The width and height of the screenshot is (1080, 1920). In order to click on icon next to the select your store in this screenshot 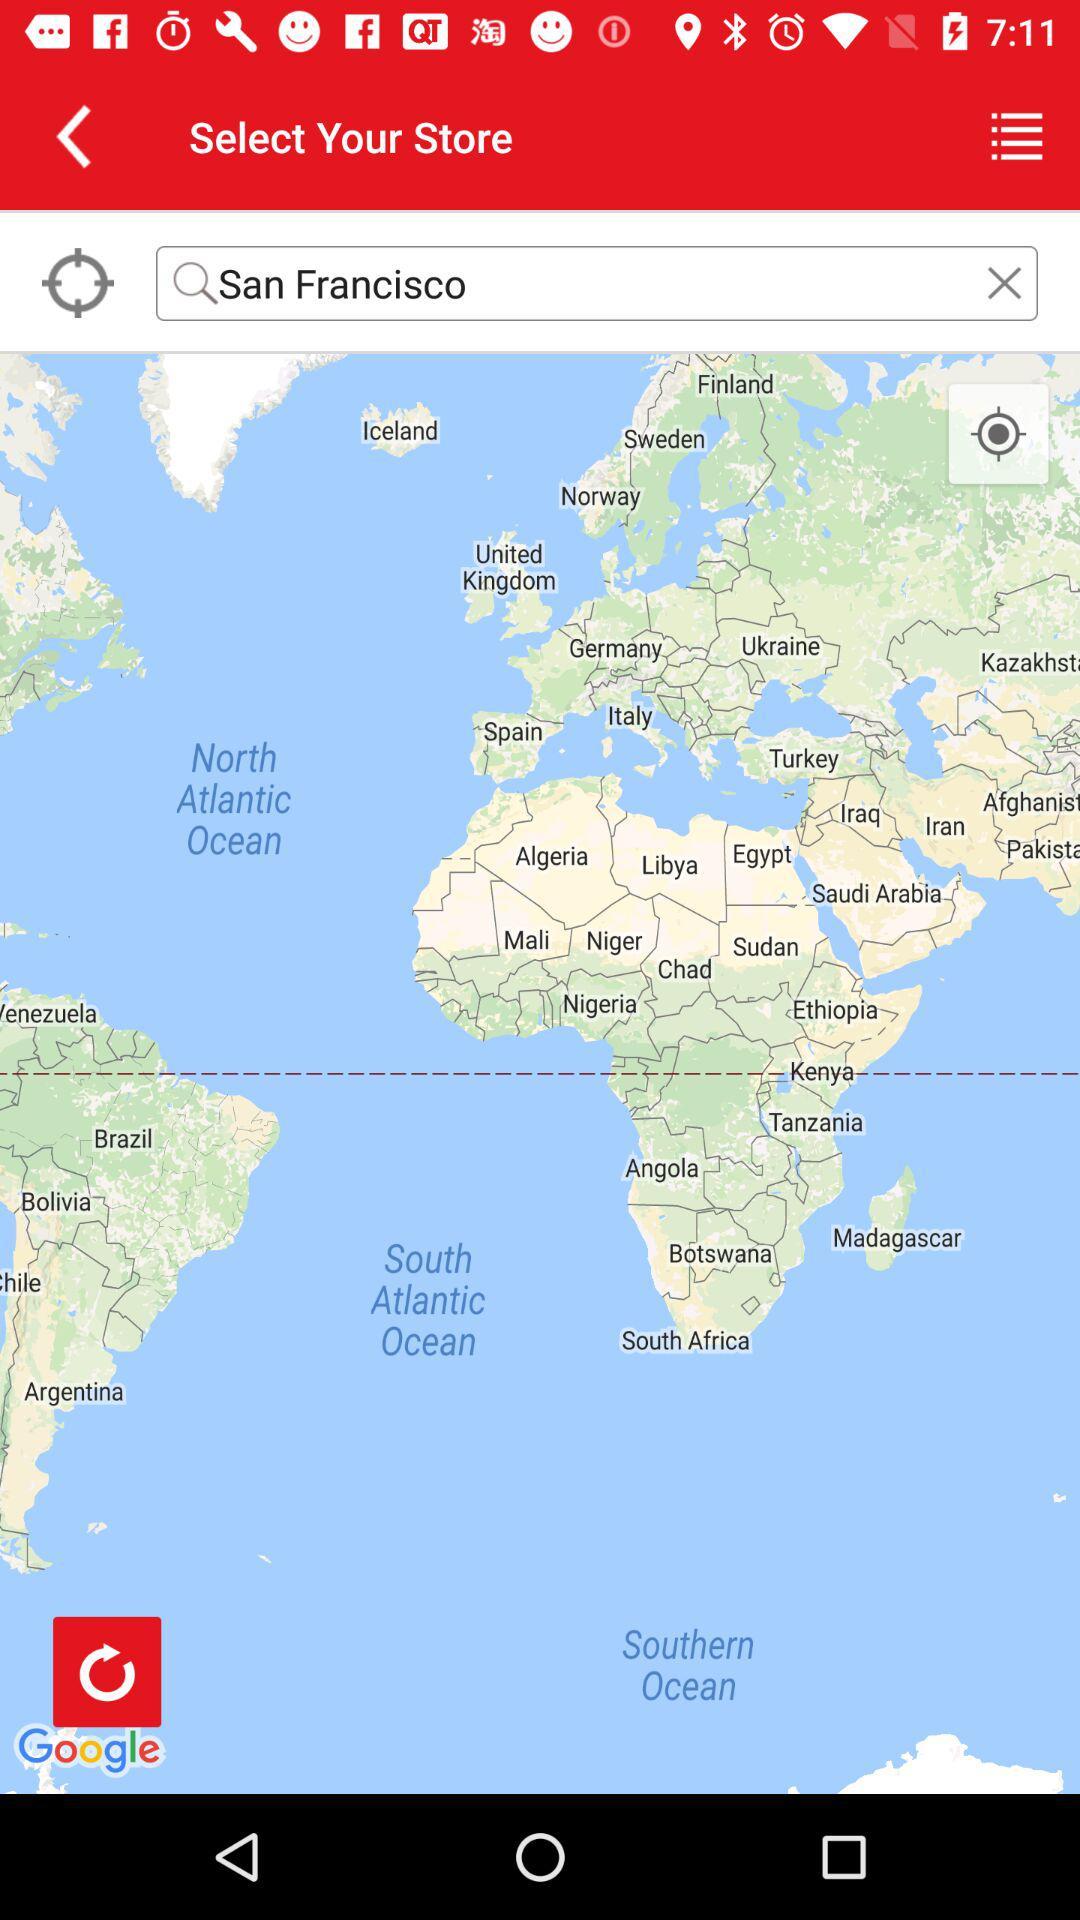, I will do `click(1017, 135)`.